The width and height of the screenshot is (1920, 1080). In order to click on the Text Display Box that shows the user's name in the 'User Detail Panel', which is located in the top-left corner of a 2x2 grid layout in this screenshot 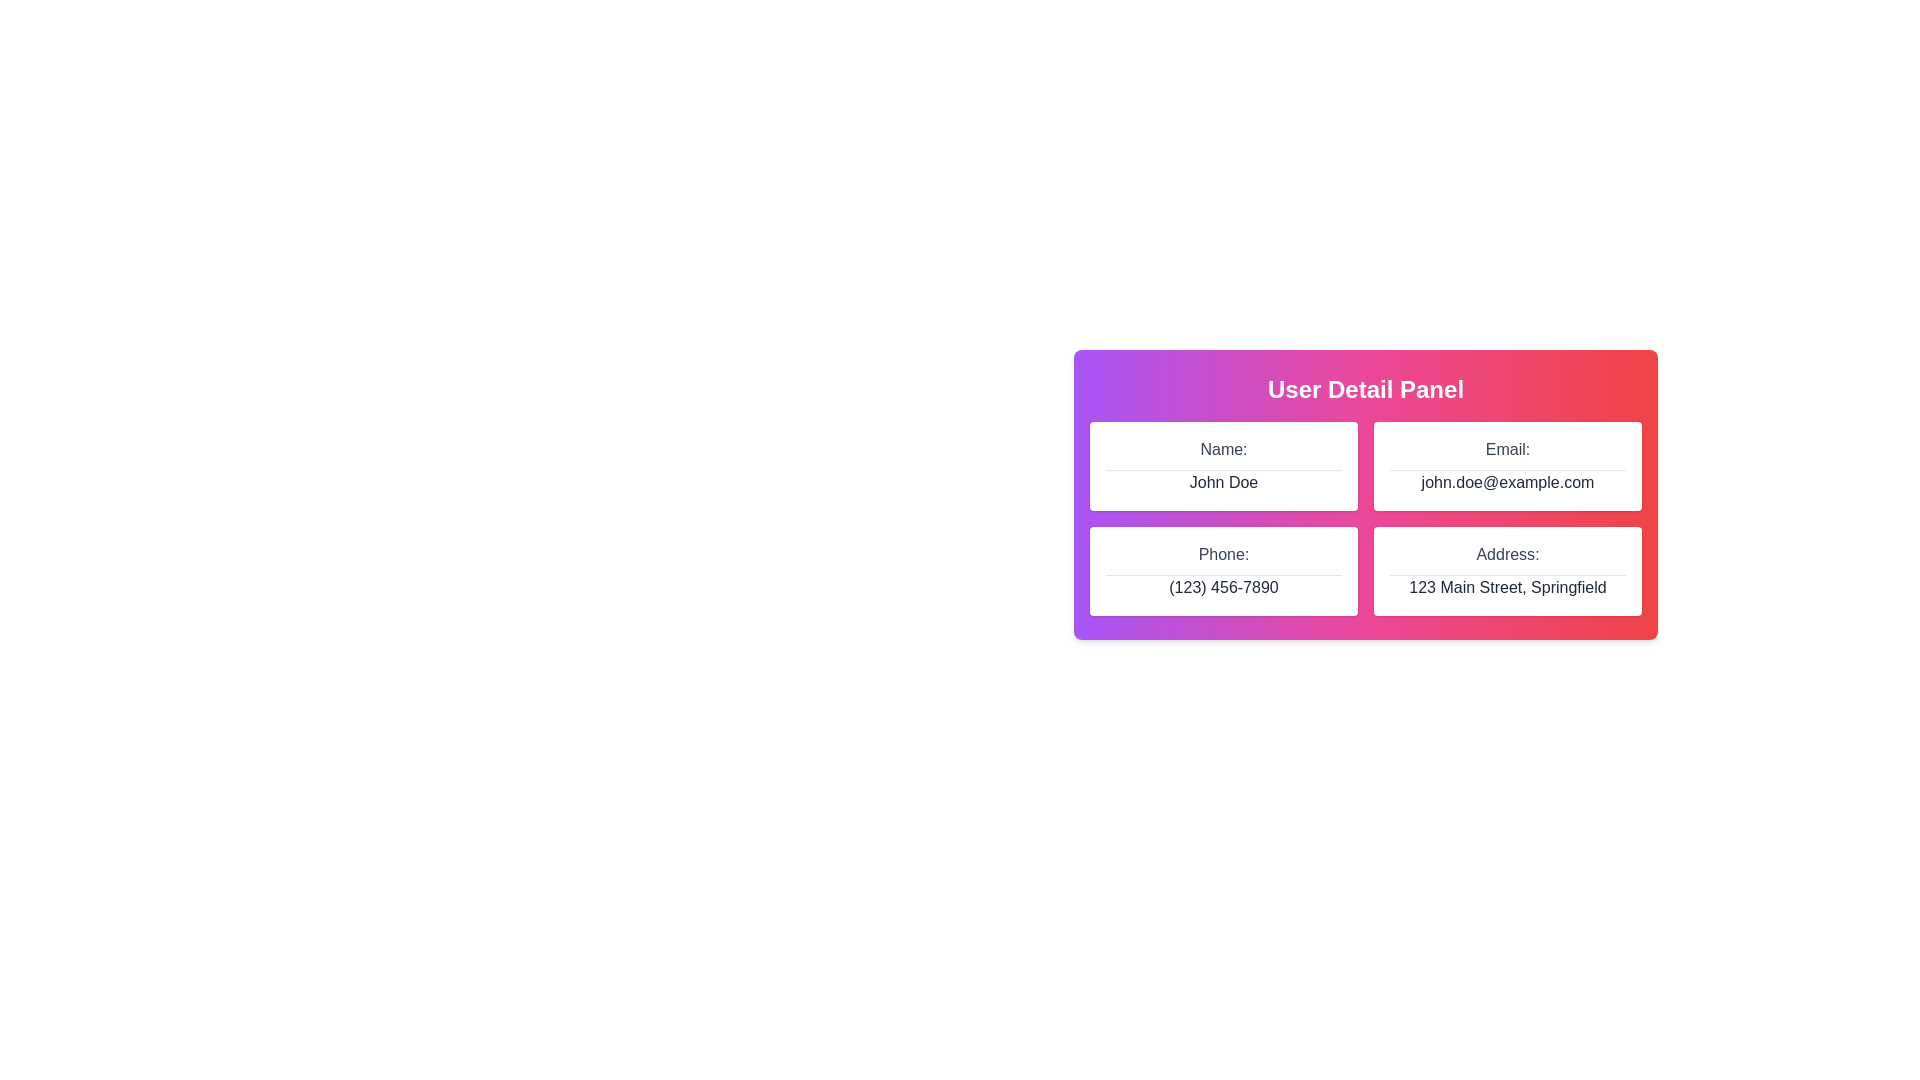, I will do `click(1223, 466)`.